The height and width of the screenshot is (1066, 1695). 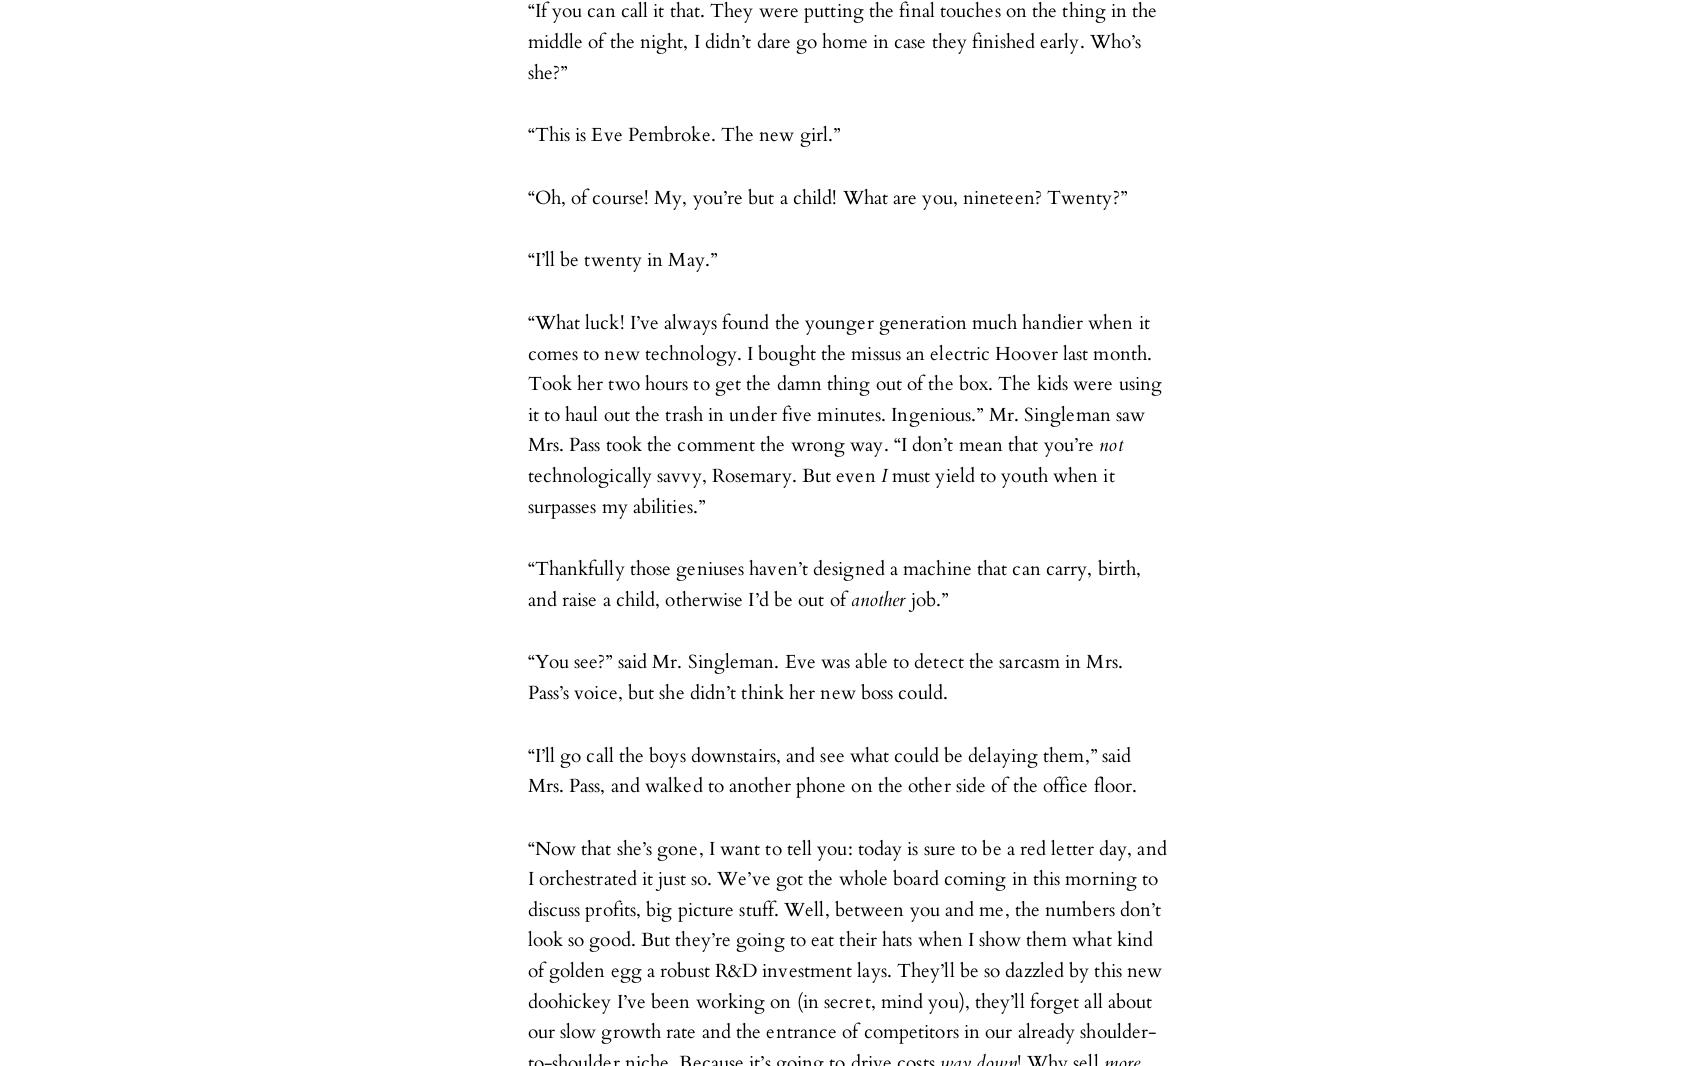 I want to click on '“This is Eve Pembroke. The new girl.”', so click(x=683, y=134).